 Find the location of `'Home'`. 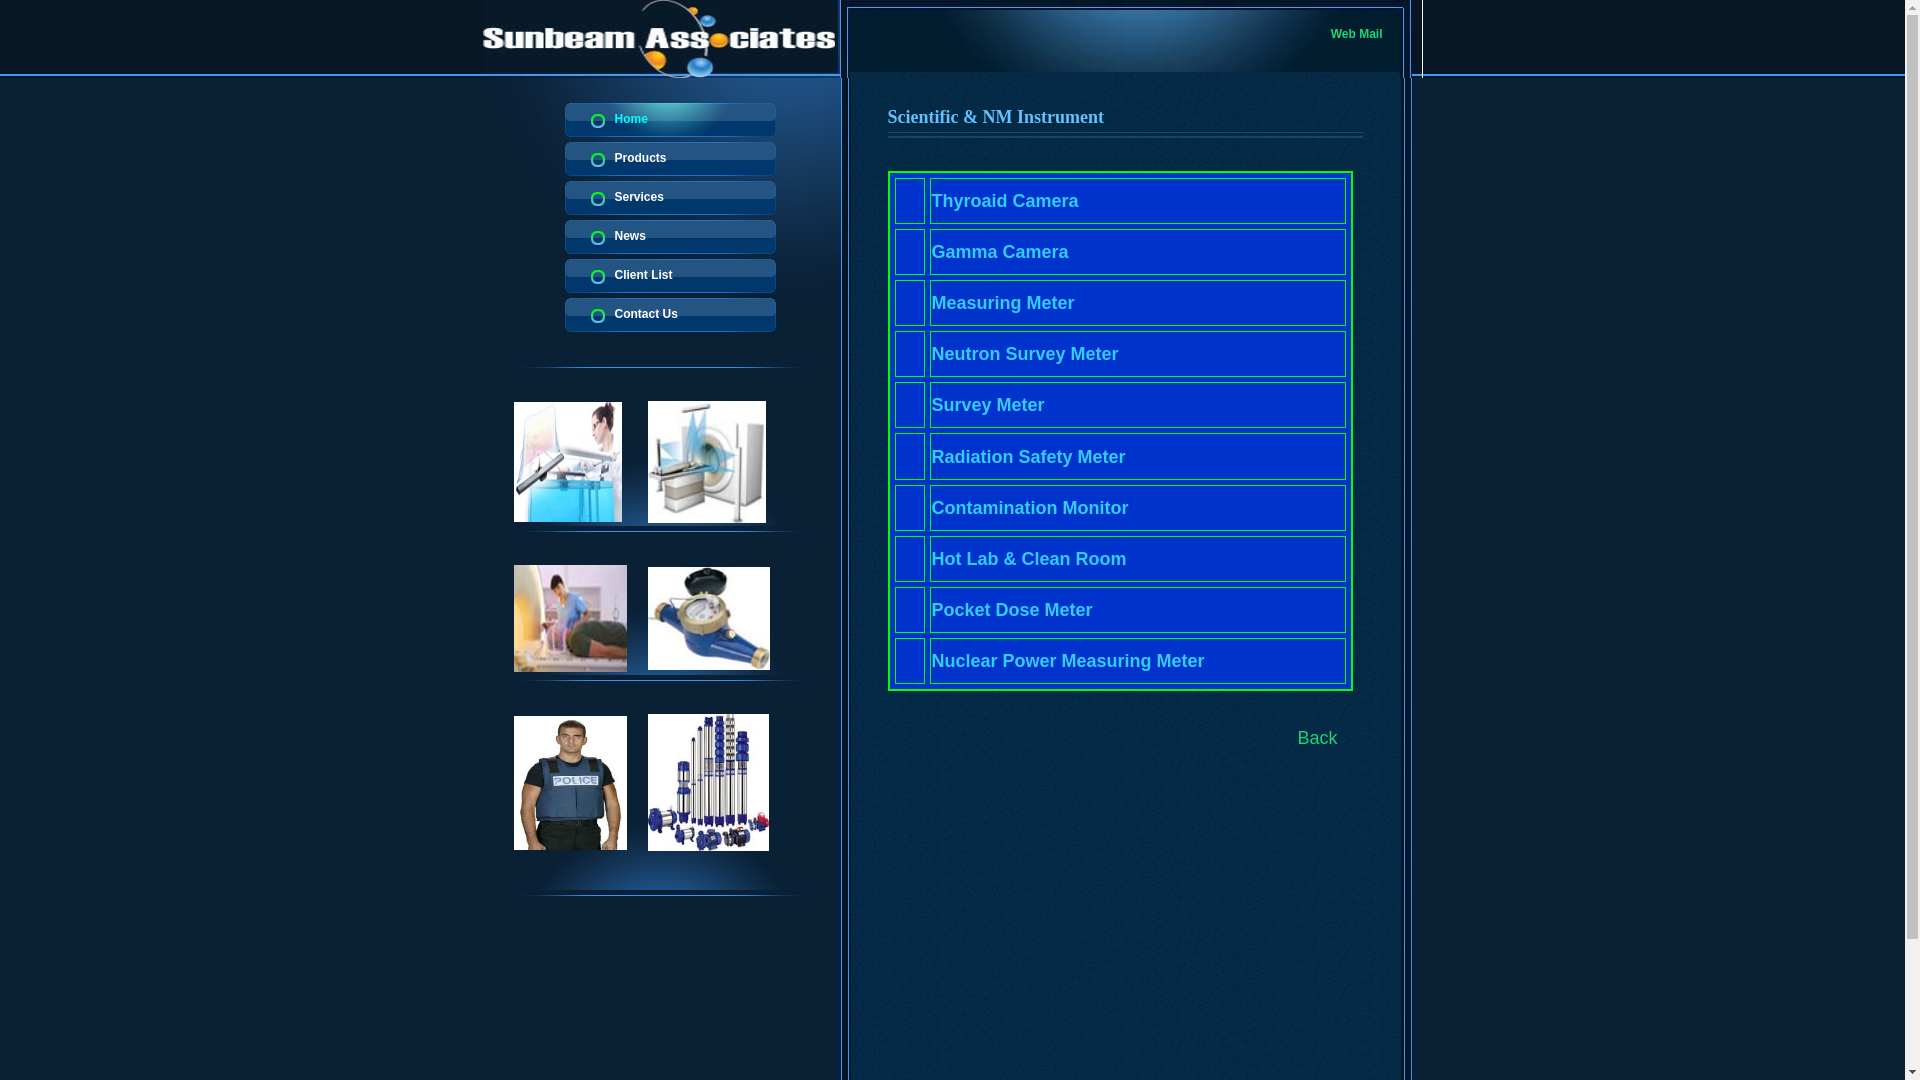

'Home' is located at coordinates (669, 119).